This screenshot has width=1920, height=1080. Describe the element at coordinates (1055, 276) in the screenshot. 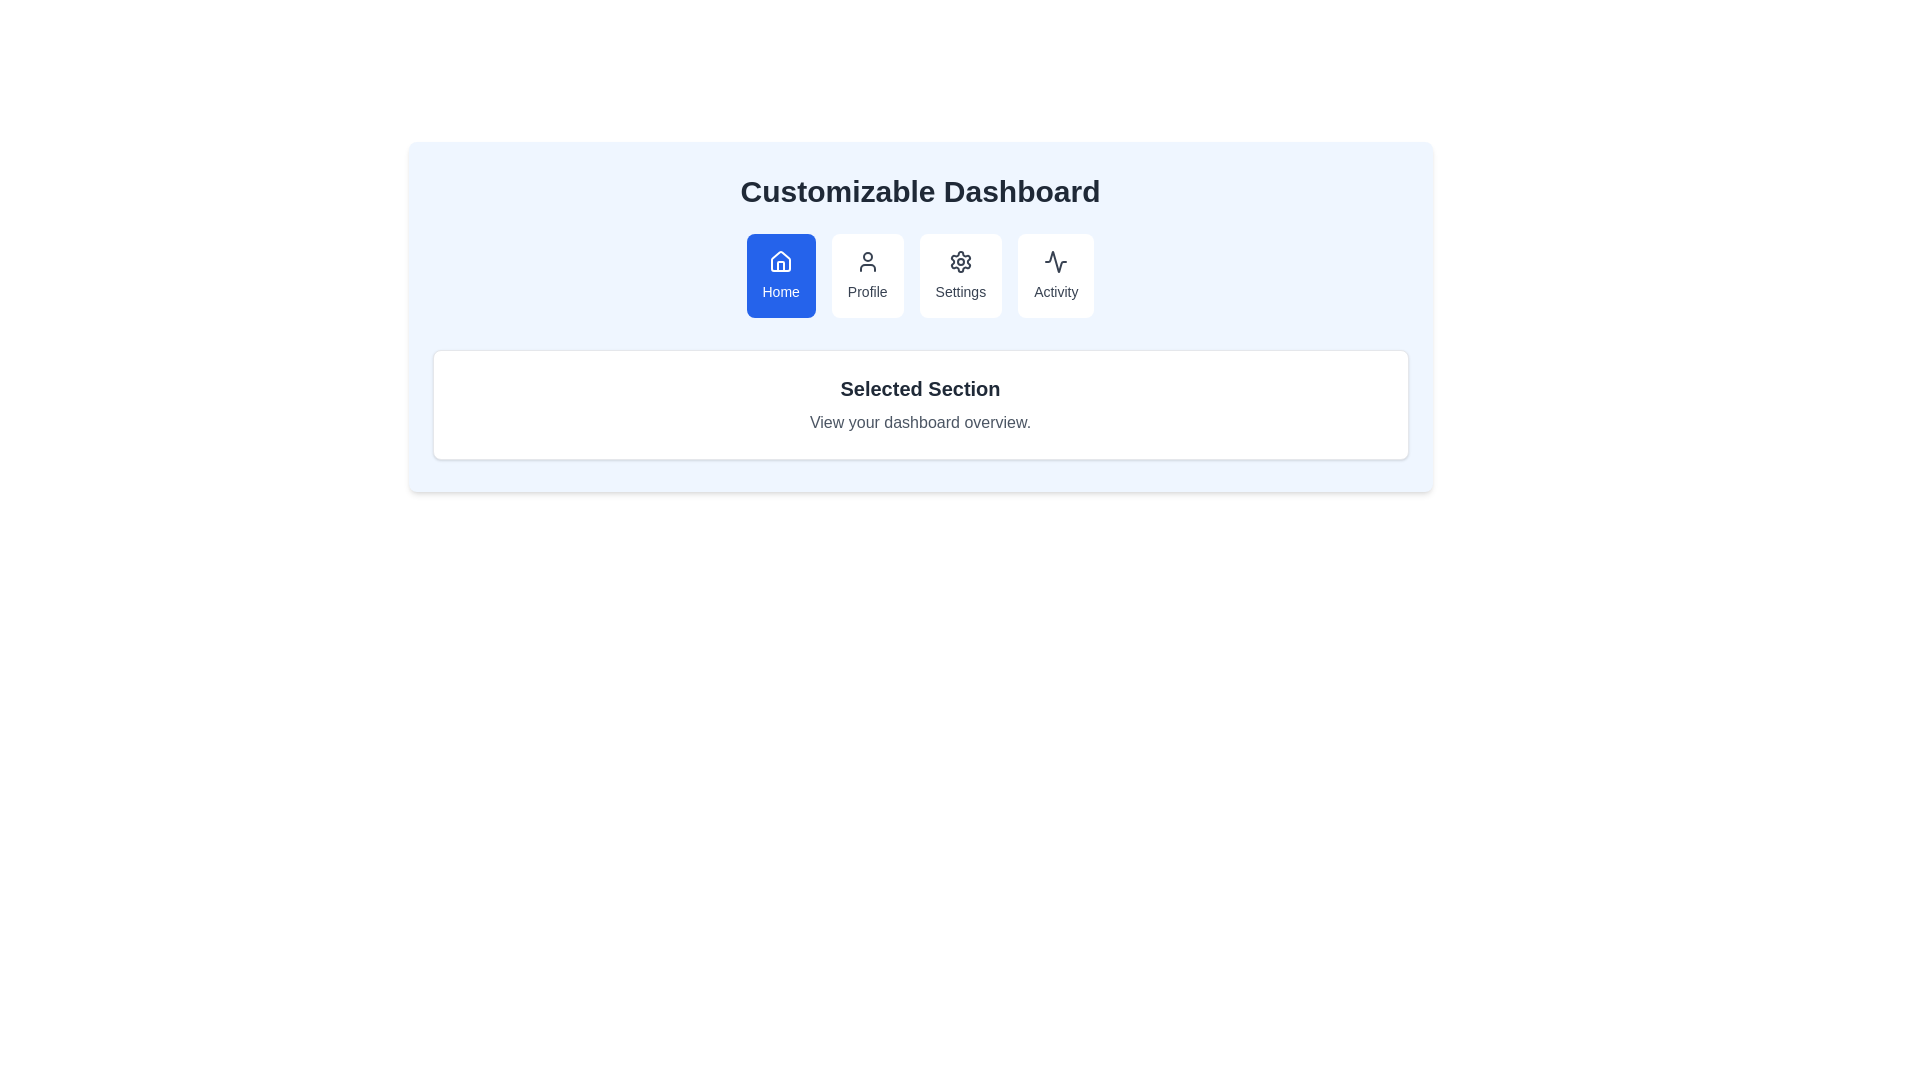

I see `the 'Activity' card, which is the fourth card in a horizontal row of navigation options` at that location.